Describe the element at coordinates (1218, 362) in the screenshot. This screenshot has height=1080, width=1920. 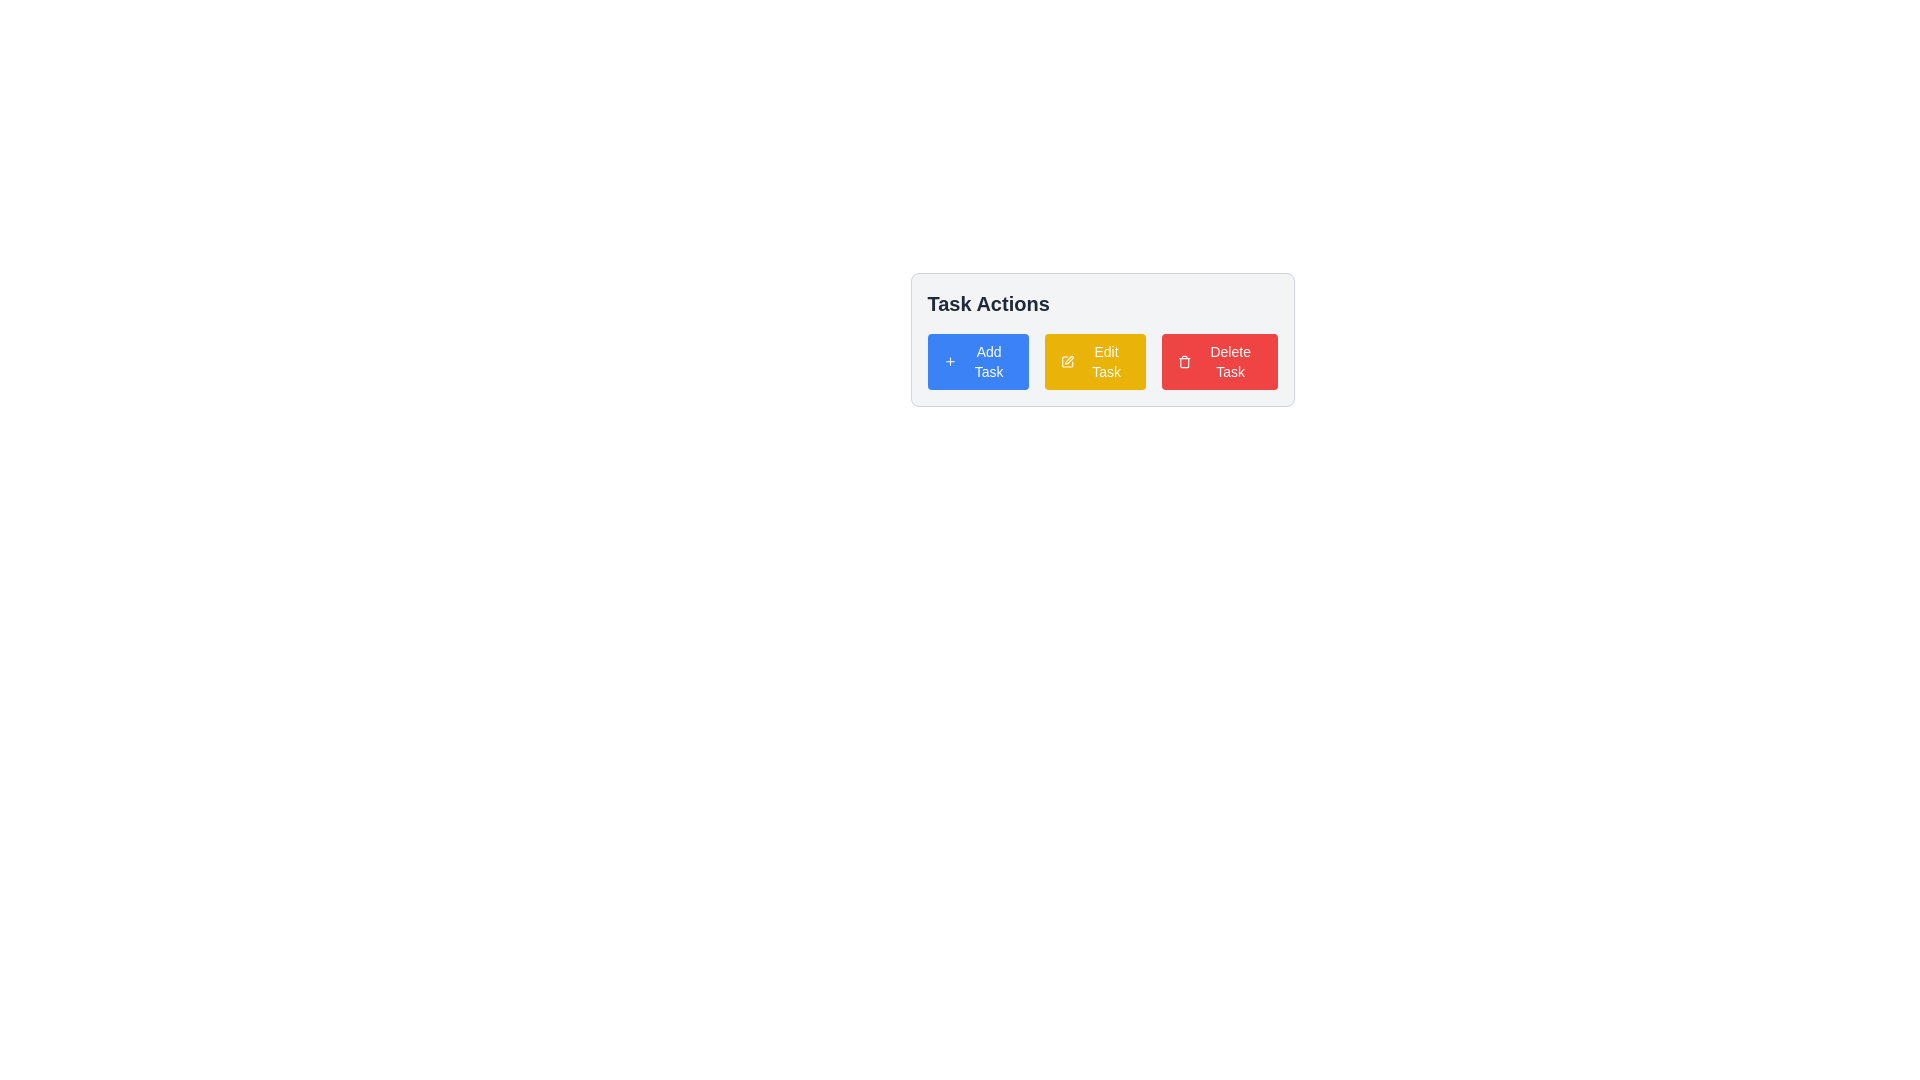
I see `the 'Delete Task' button, which is the last button in a horizontal arrangement of 'Add Task', 'Edit Task', and 'Delete Task'` at that location.